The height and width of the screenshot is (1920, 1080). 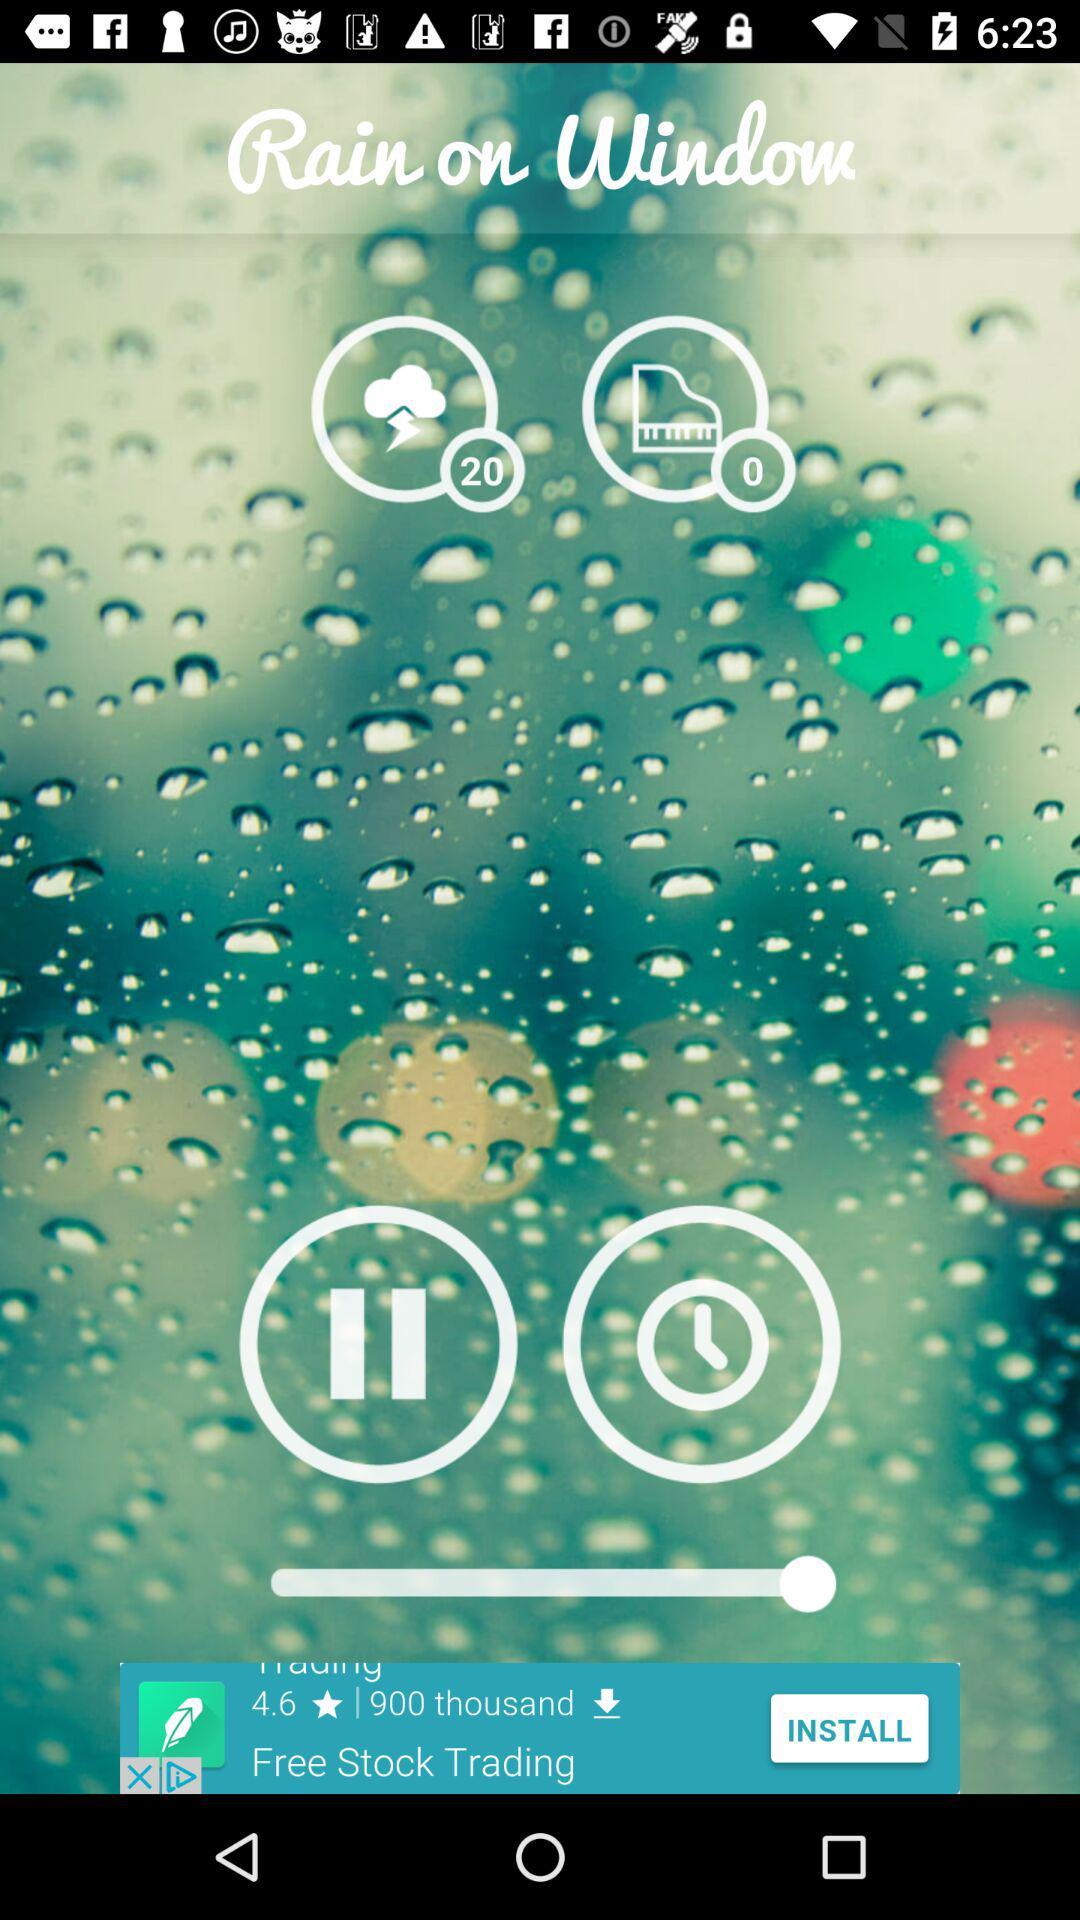 What do you see at coordinates (378, 1343) in the screenshot?
I see `pause` at bounding box center [378, 1343].